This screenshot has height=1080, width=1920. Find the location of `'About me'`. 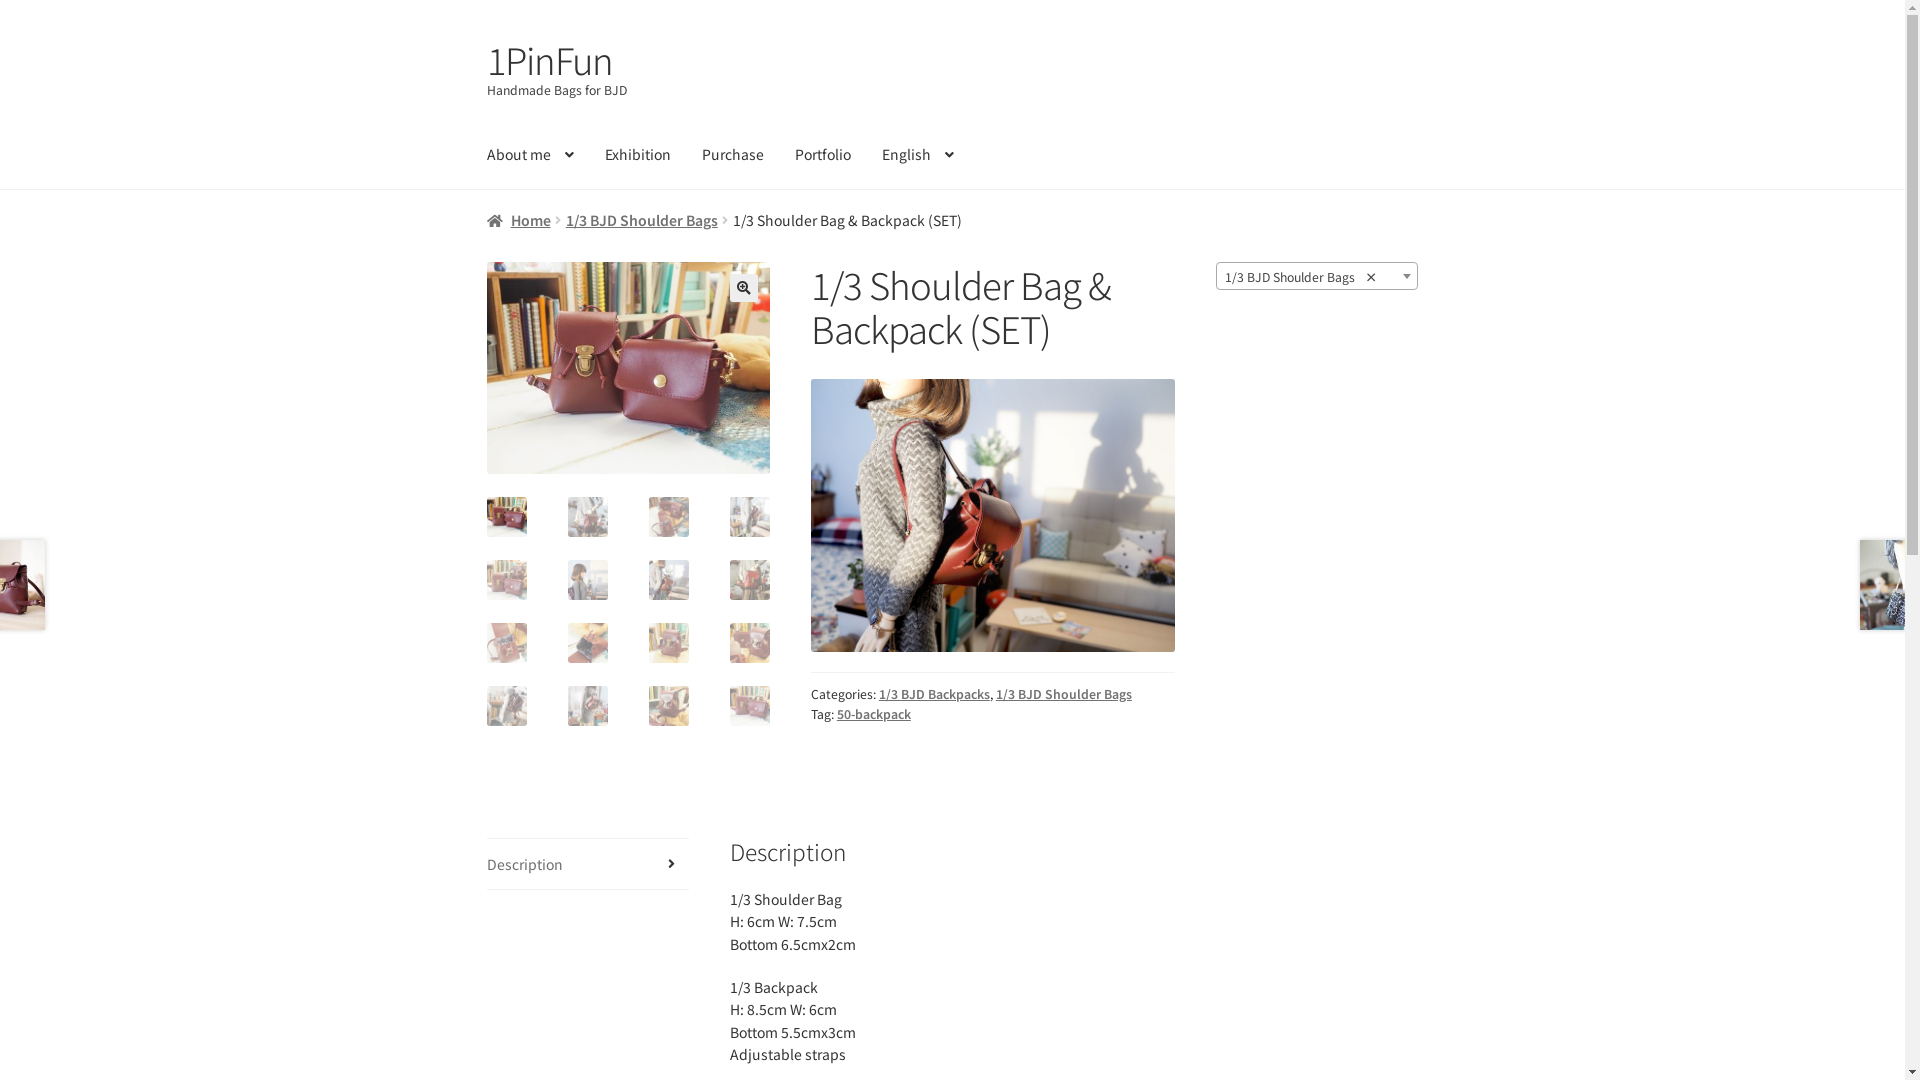

'About me' is located at coordinates (530, 153).